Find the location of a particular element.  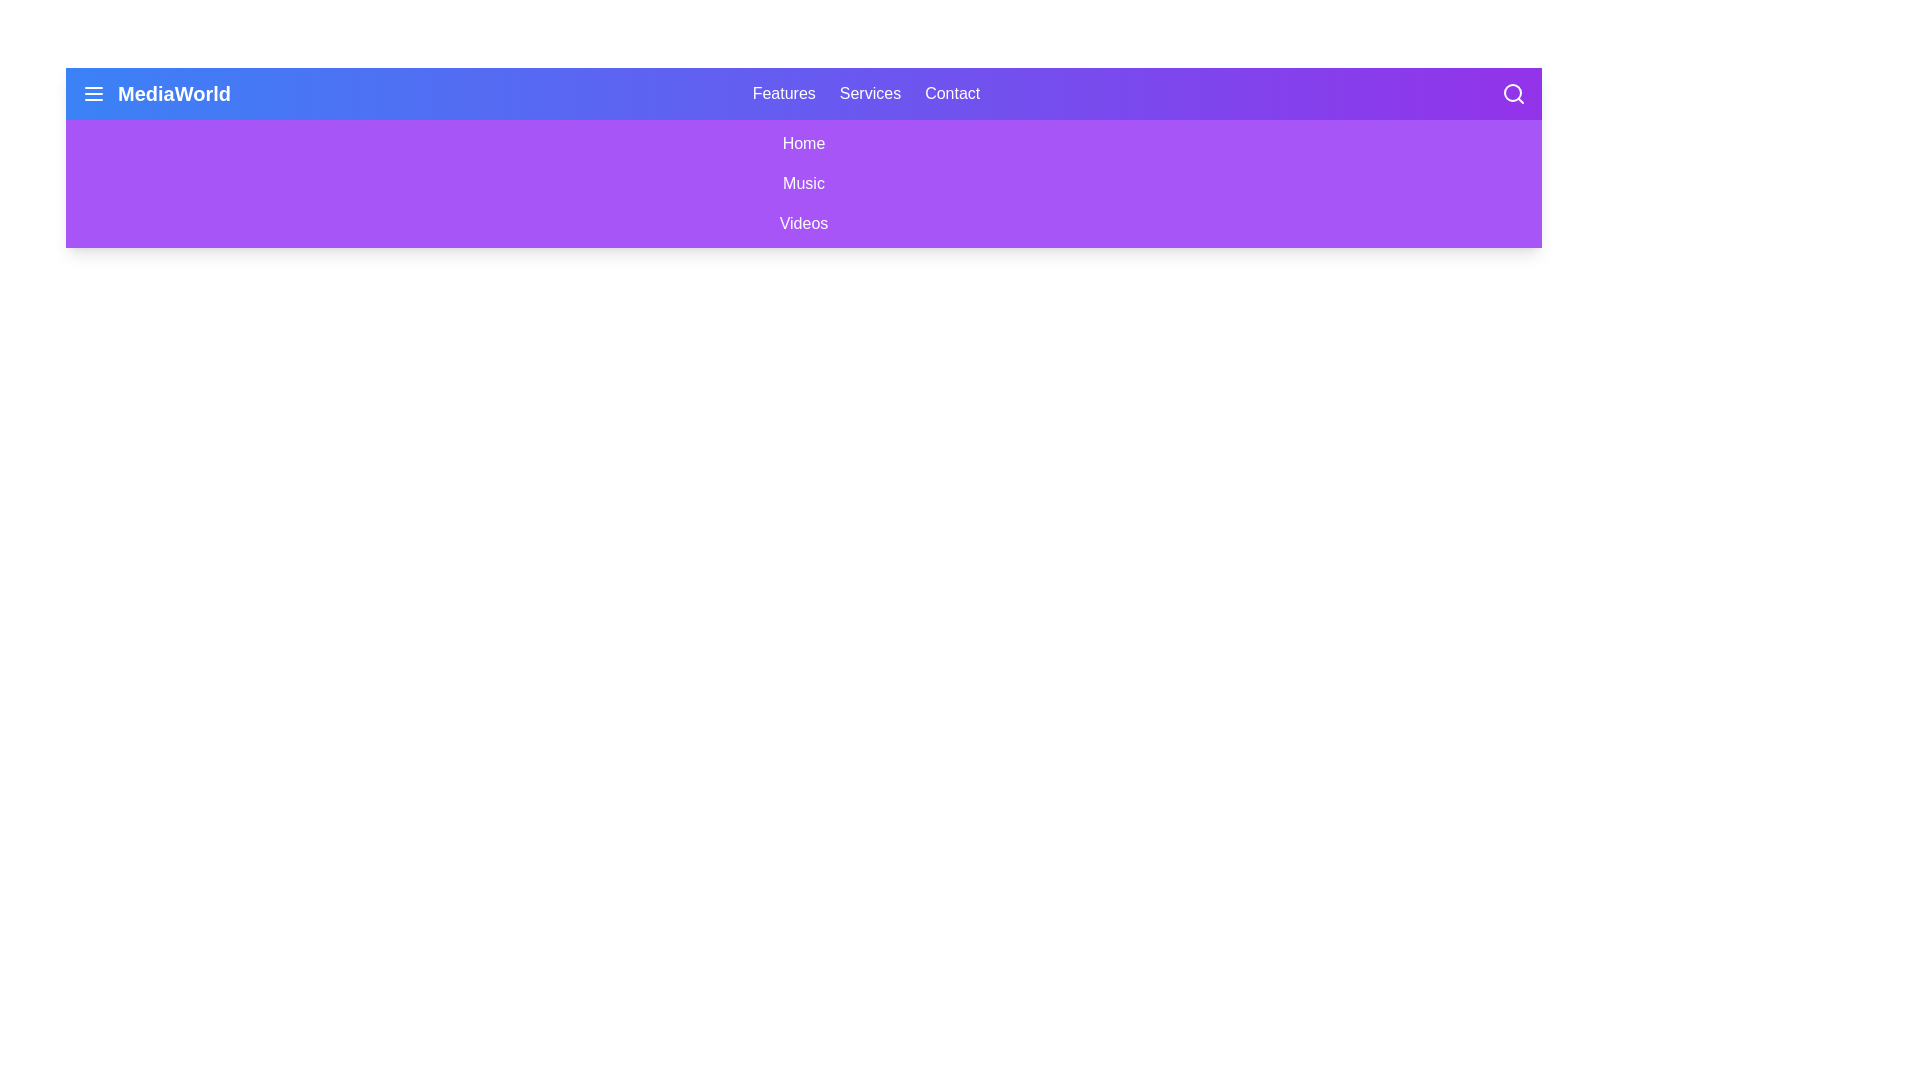

the 'Services' link in the navigation bar is located at coordinates (870, 93).